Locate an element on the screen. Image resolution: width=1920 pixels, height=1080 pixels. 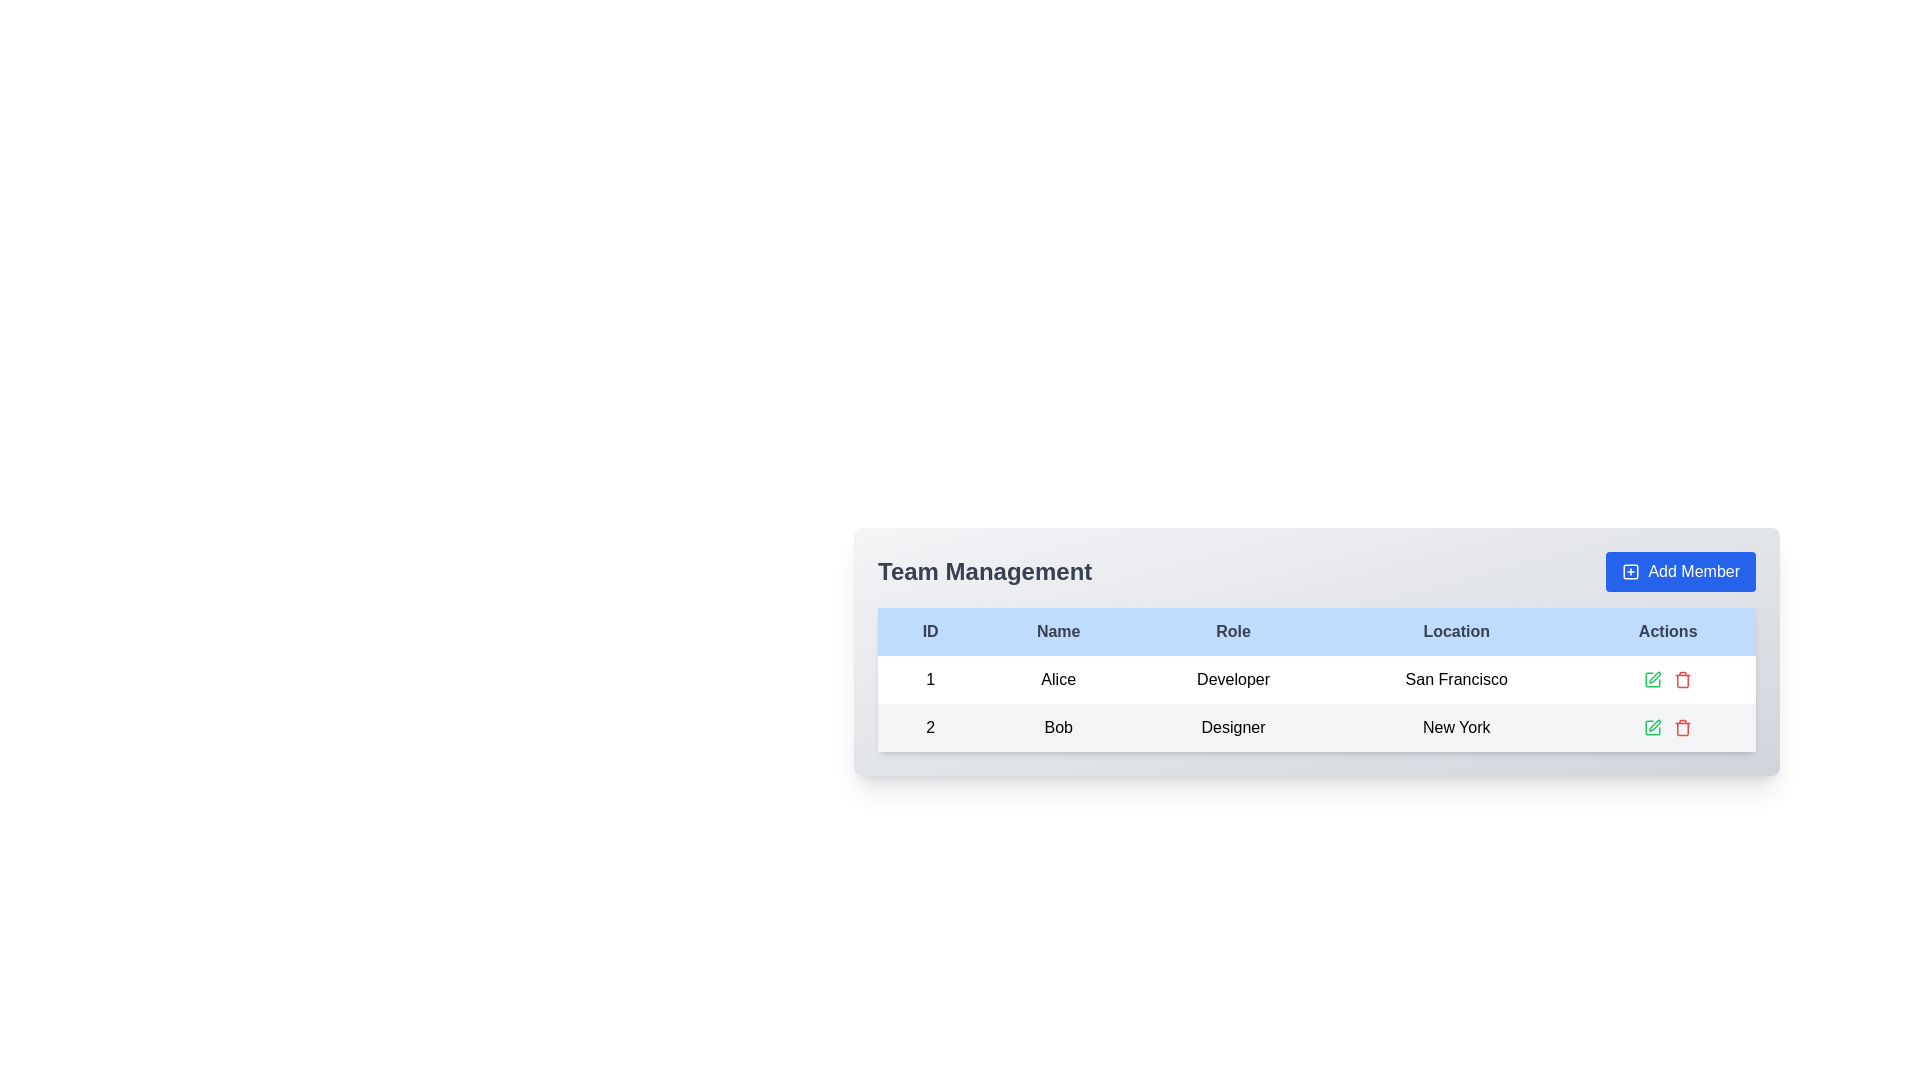
label of the 'Name' column header in the table, which is the second header located between 'ID' and 'Role' is located at coordinates (1057, 632).